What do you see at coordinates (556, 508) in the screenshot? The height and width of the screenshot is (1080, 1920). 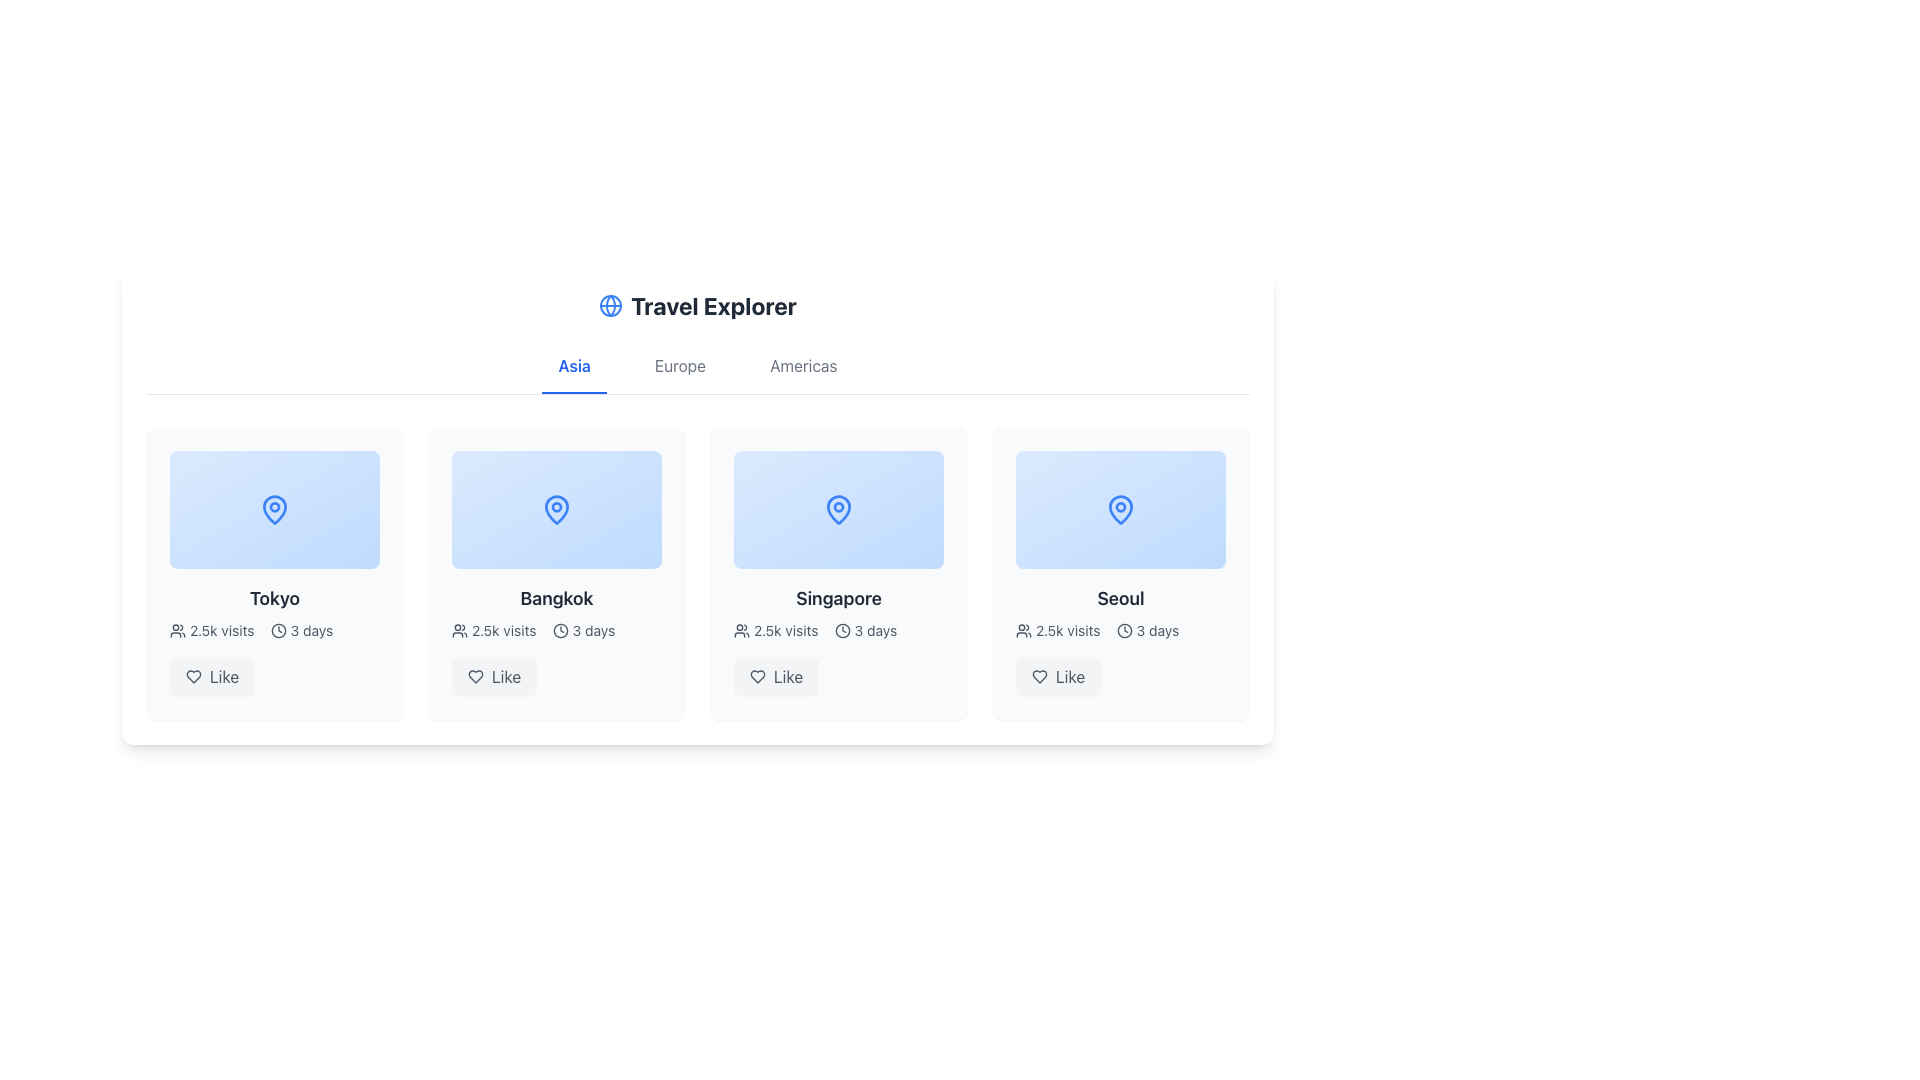 I see `the vibrant blue pin-shaped icon located in the 'Bangkok' card in the 'Travel Explorer' interface` at bounding box center [556, 508].